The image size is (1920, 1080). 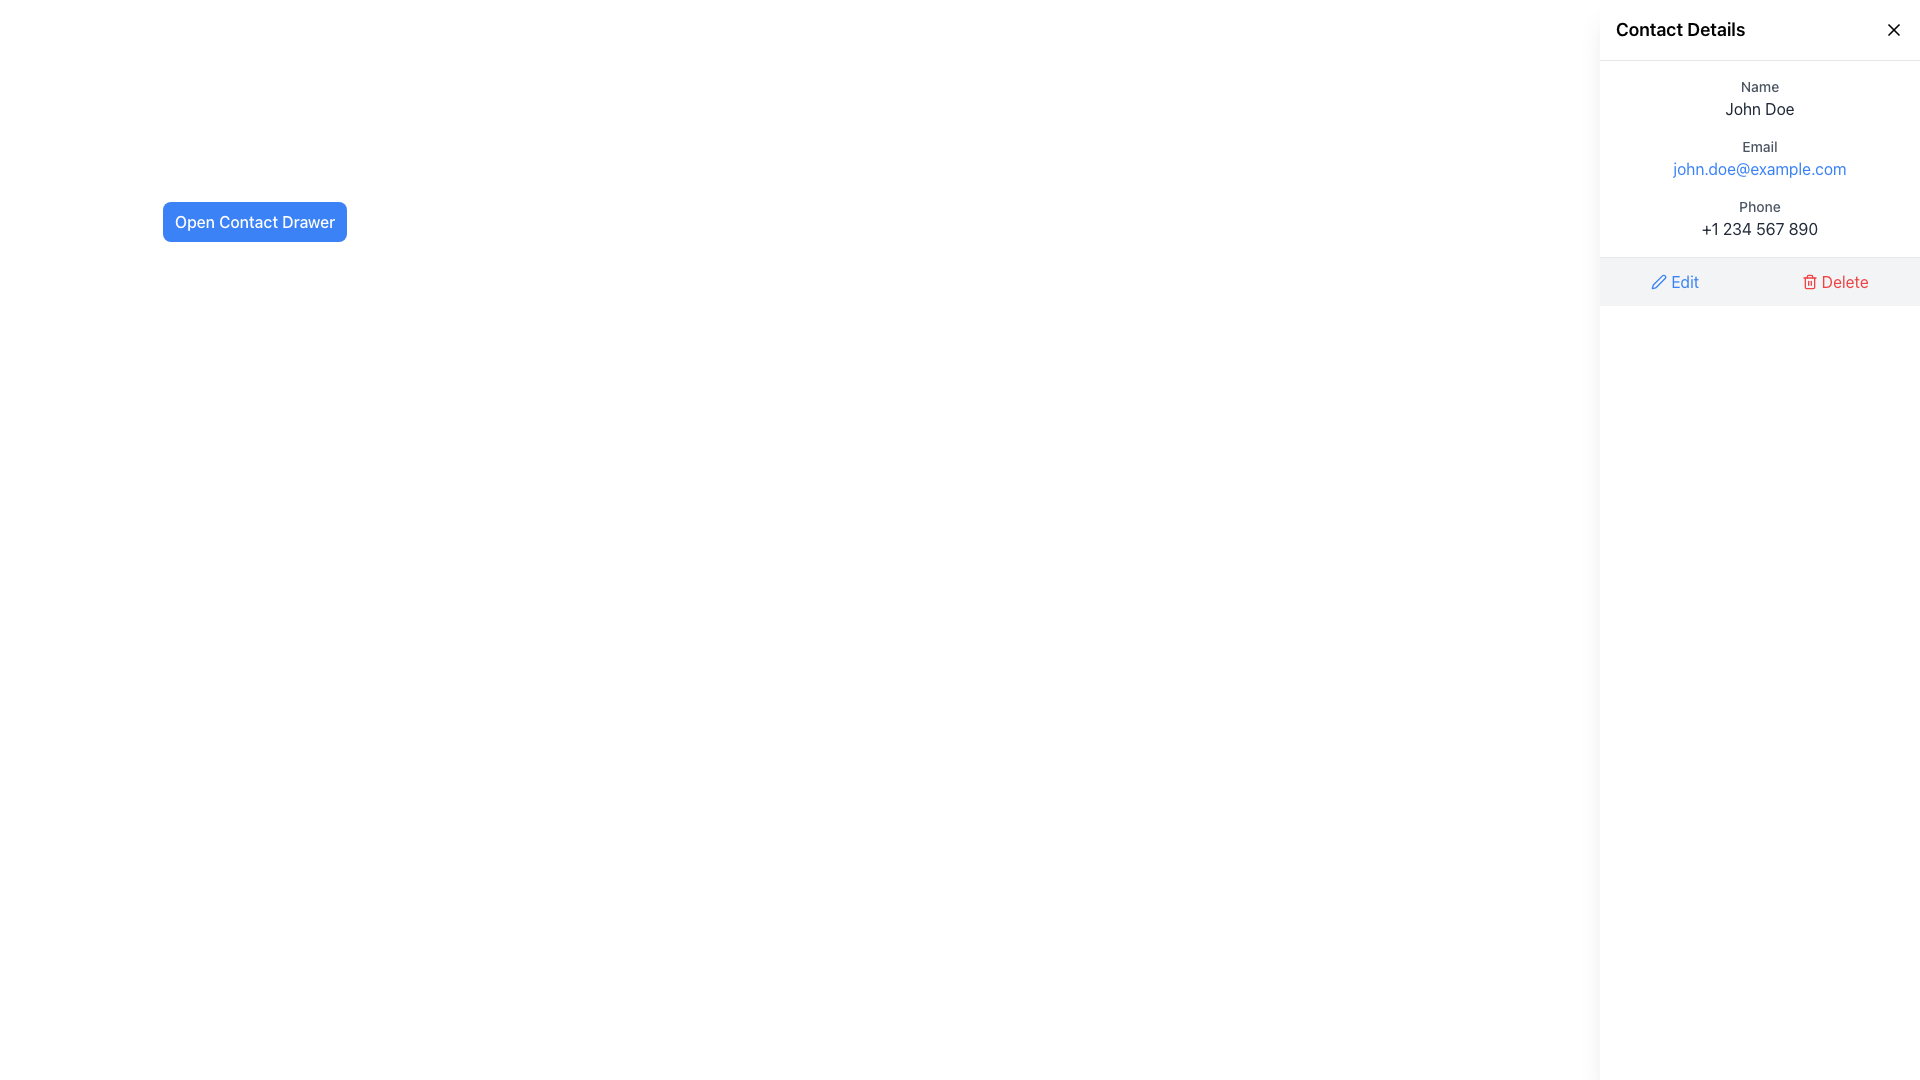 I want to click on the 'Edit' button located at the top of the right panel under the contact information, which is represented by an 'Edit' icon, so click(x=1659, y=281).